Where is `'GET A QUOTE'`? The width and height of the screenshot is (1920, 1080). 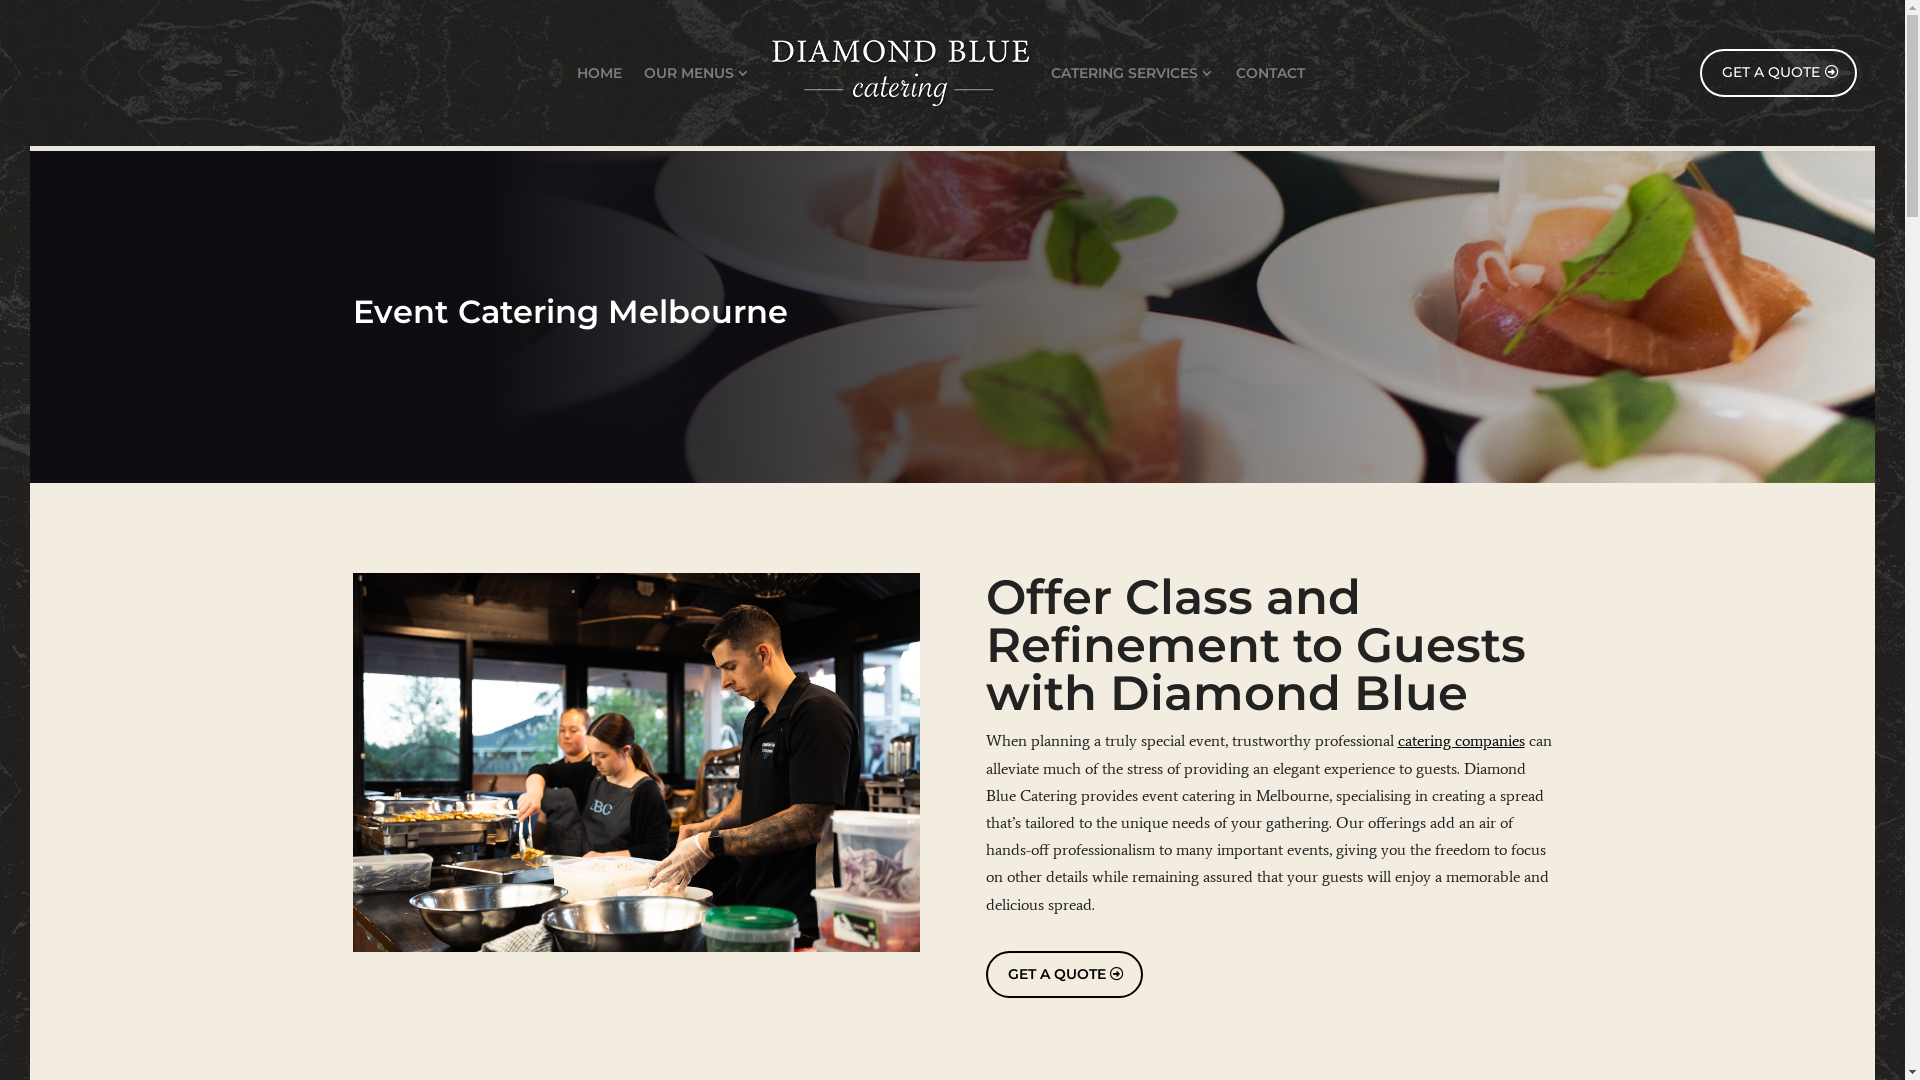 'GET A QUOTE' is located at coordinates (1063, 974).